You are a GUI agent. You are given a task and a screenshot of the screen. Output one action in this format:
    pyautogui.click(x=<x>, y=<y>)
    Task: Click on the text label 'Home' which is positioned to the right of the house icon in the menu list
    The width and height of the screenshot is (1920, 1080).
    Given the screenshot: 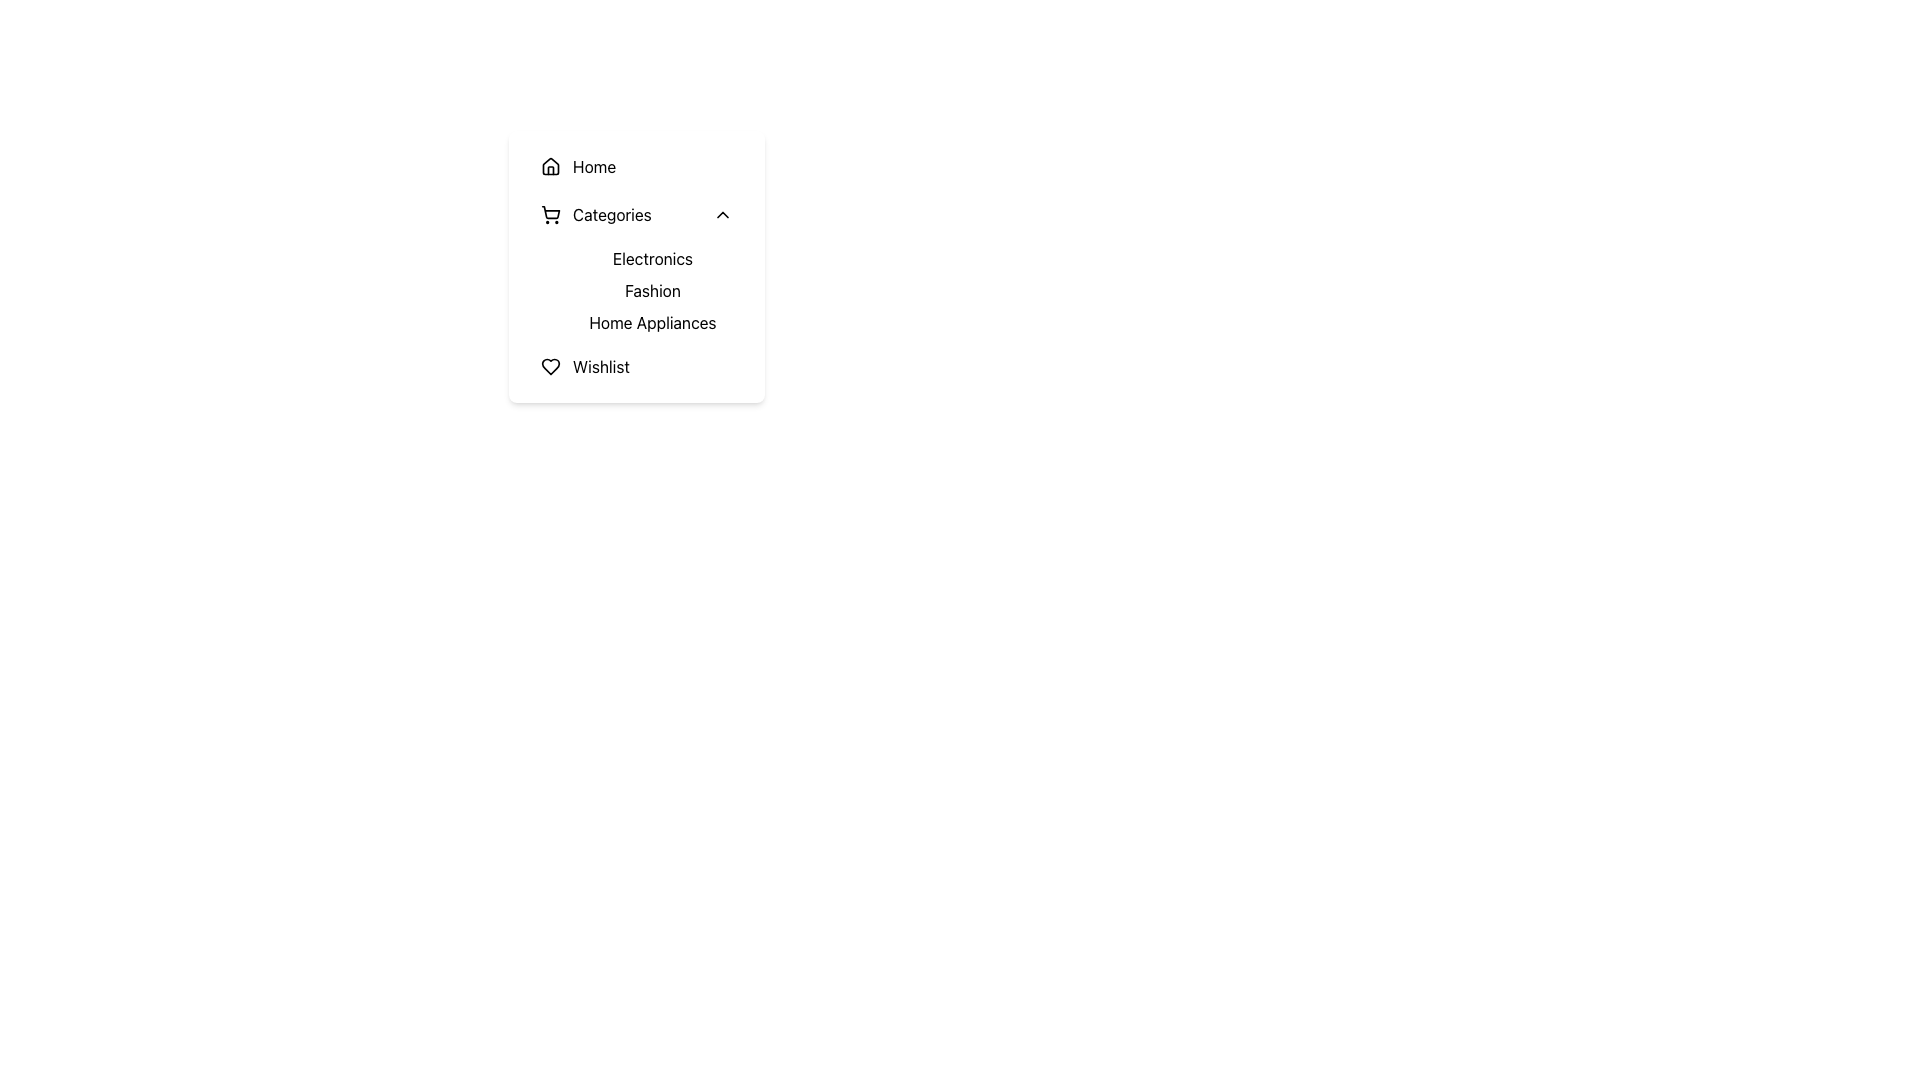 What is the action you would take?
    pyautogui.click(x=593, y=165)
    